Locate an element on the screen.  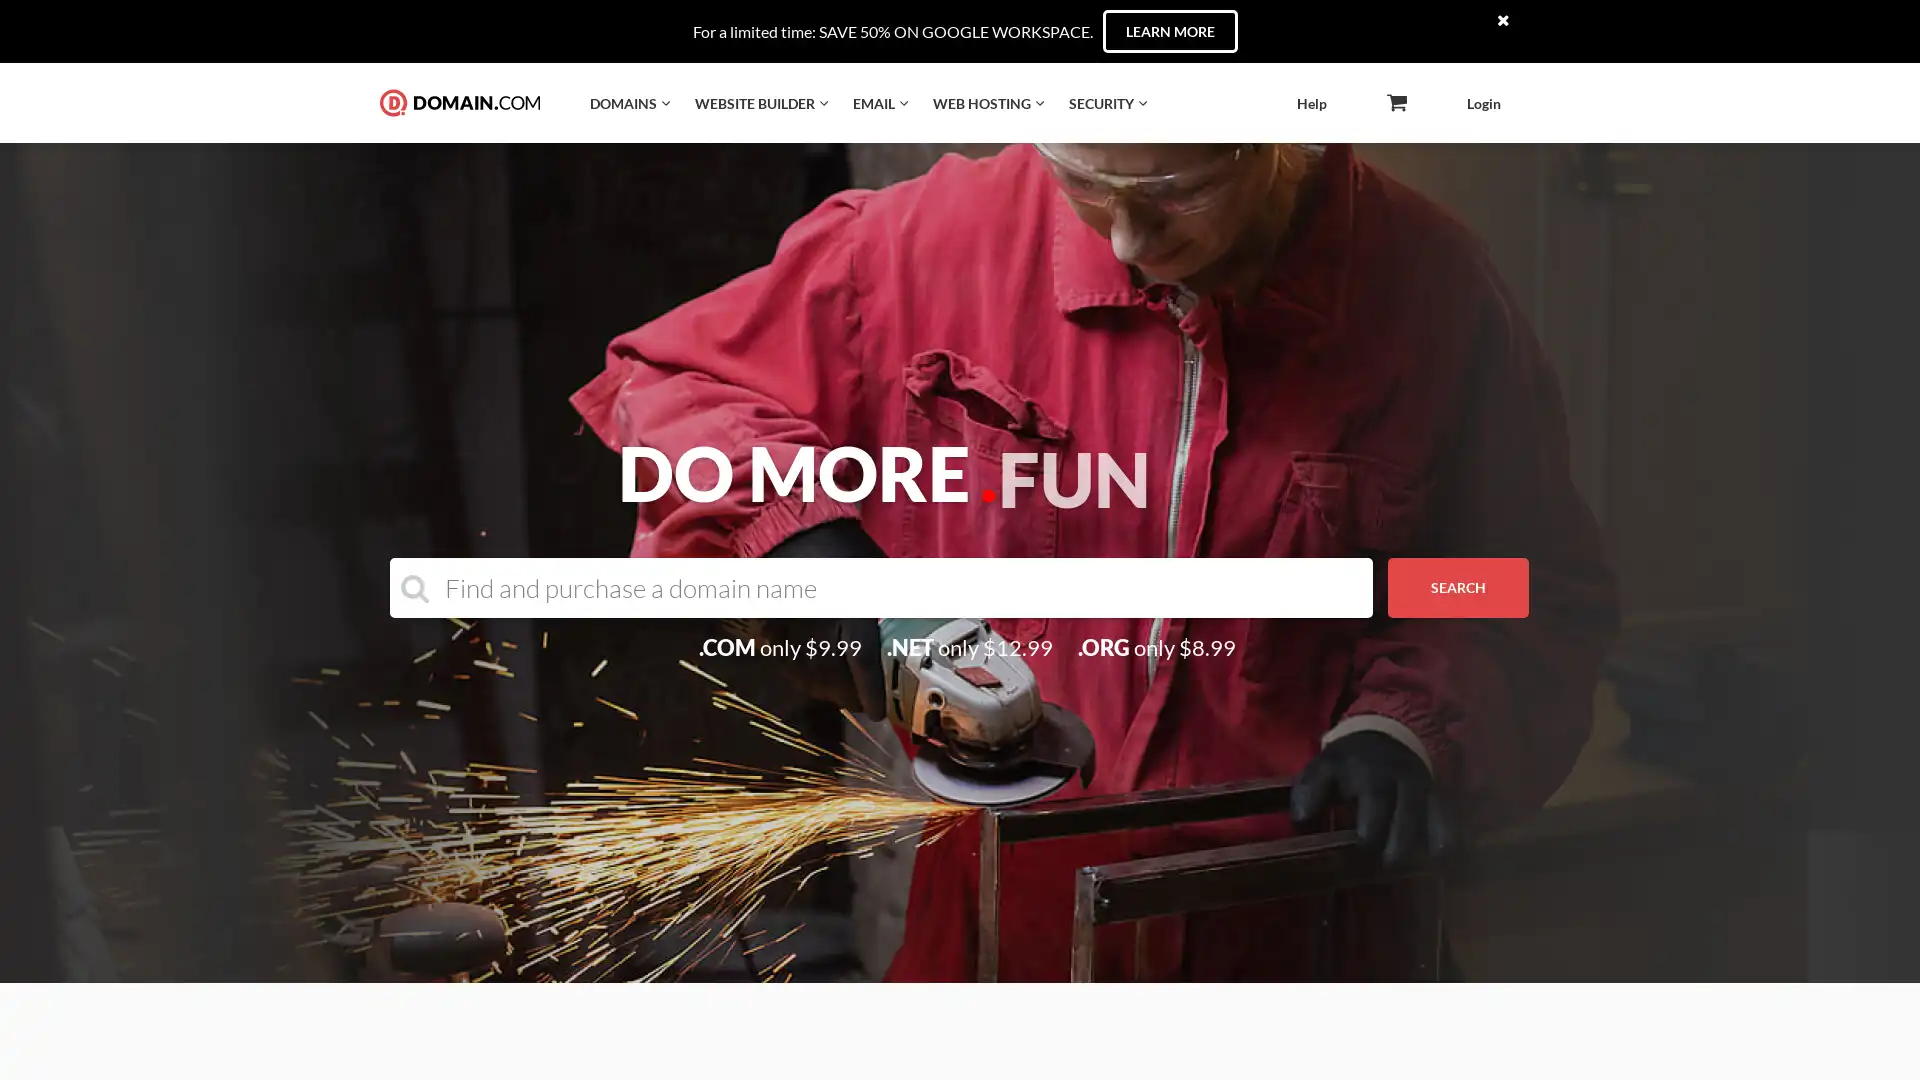
Got It is located at coordinates (203, 962).